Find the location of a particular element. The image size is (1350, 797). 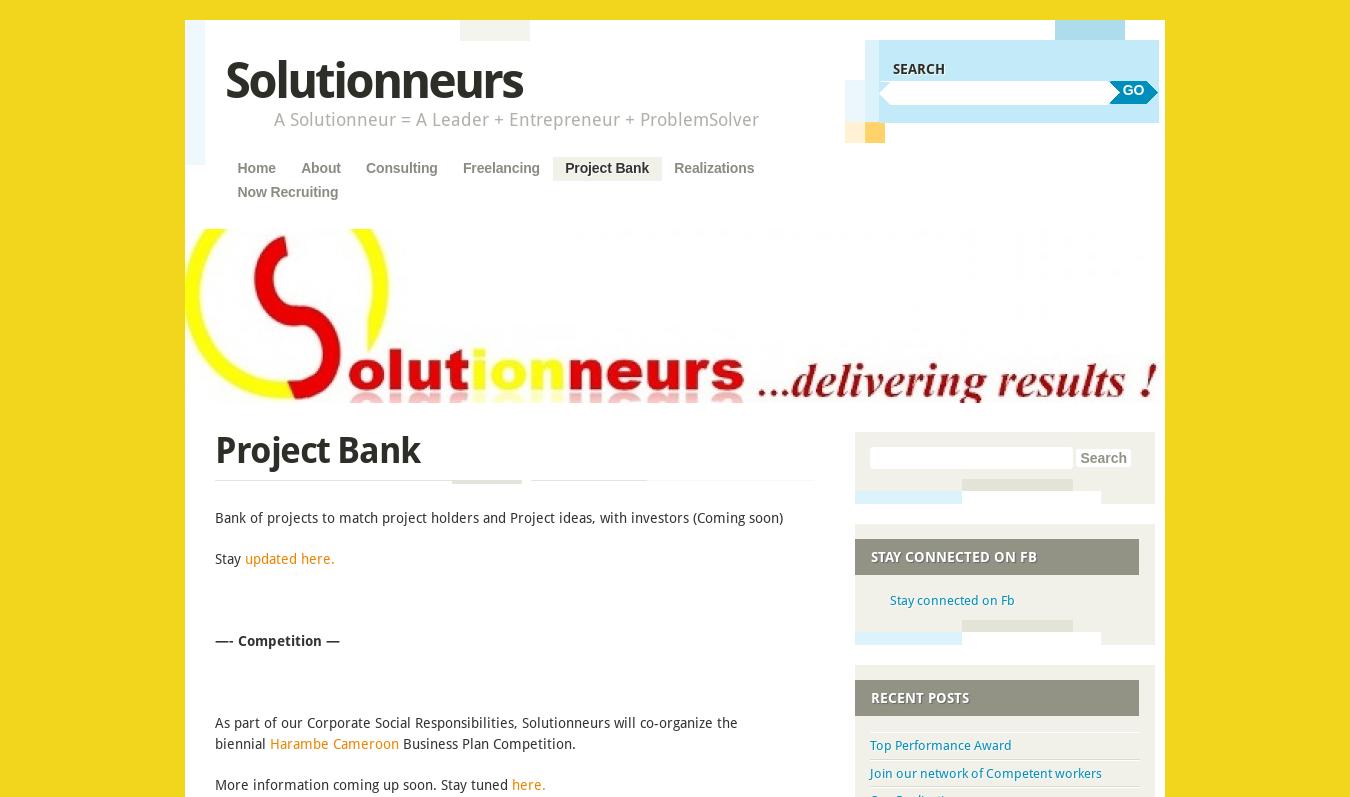

'More information coming up soon. Stay tuned' is located at coordinates (215, 784).